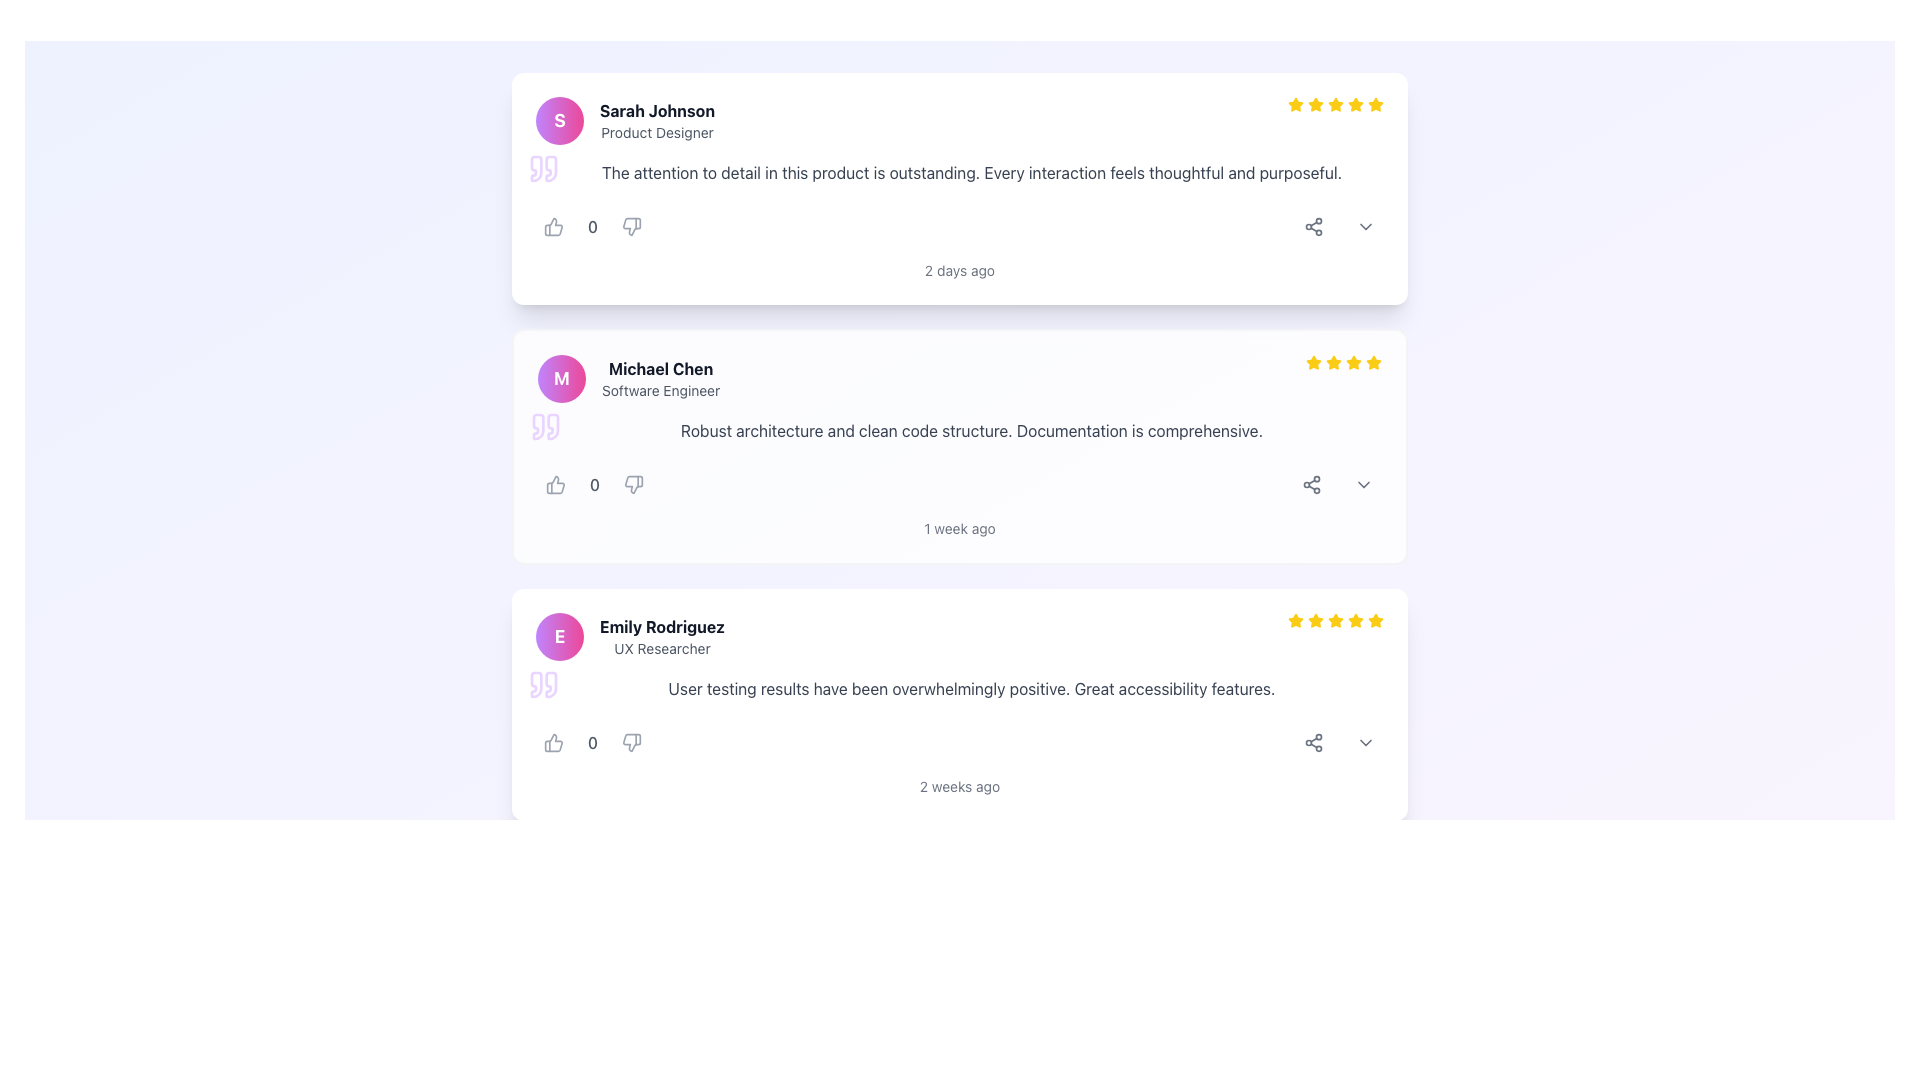 The height and width of the screenshot is (1080, 1920). I want to click on the fifth yellow star icon representing a rating in the top-right section of the second user review card, so click(1372, 362).